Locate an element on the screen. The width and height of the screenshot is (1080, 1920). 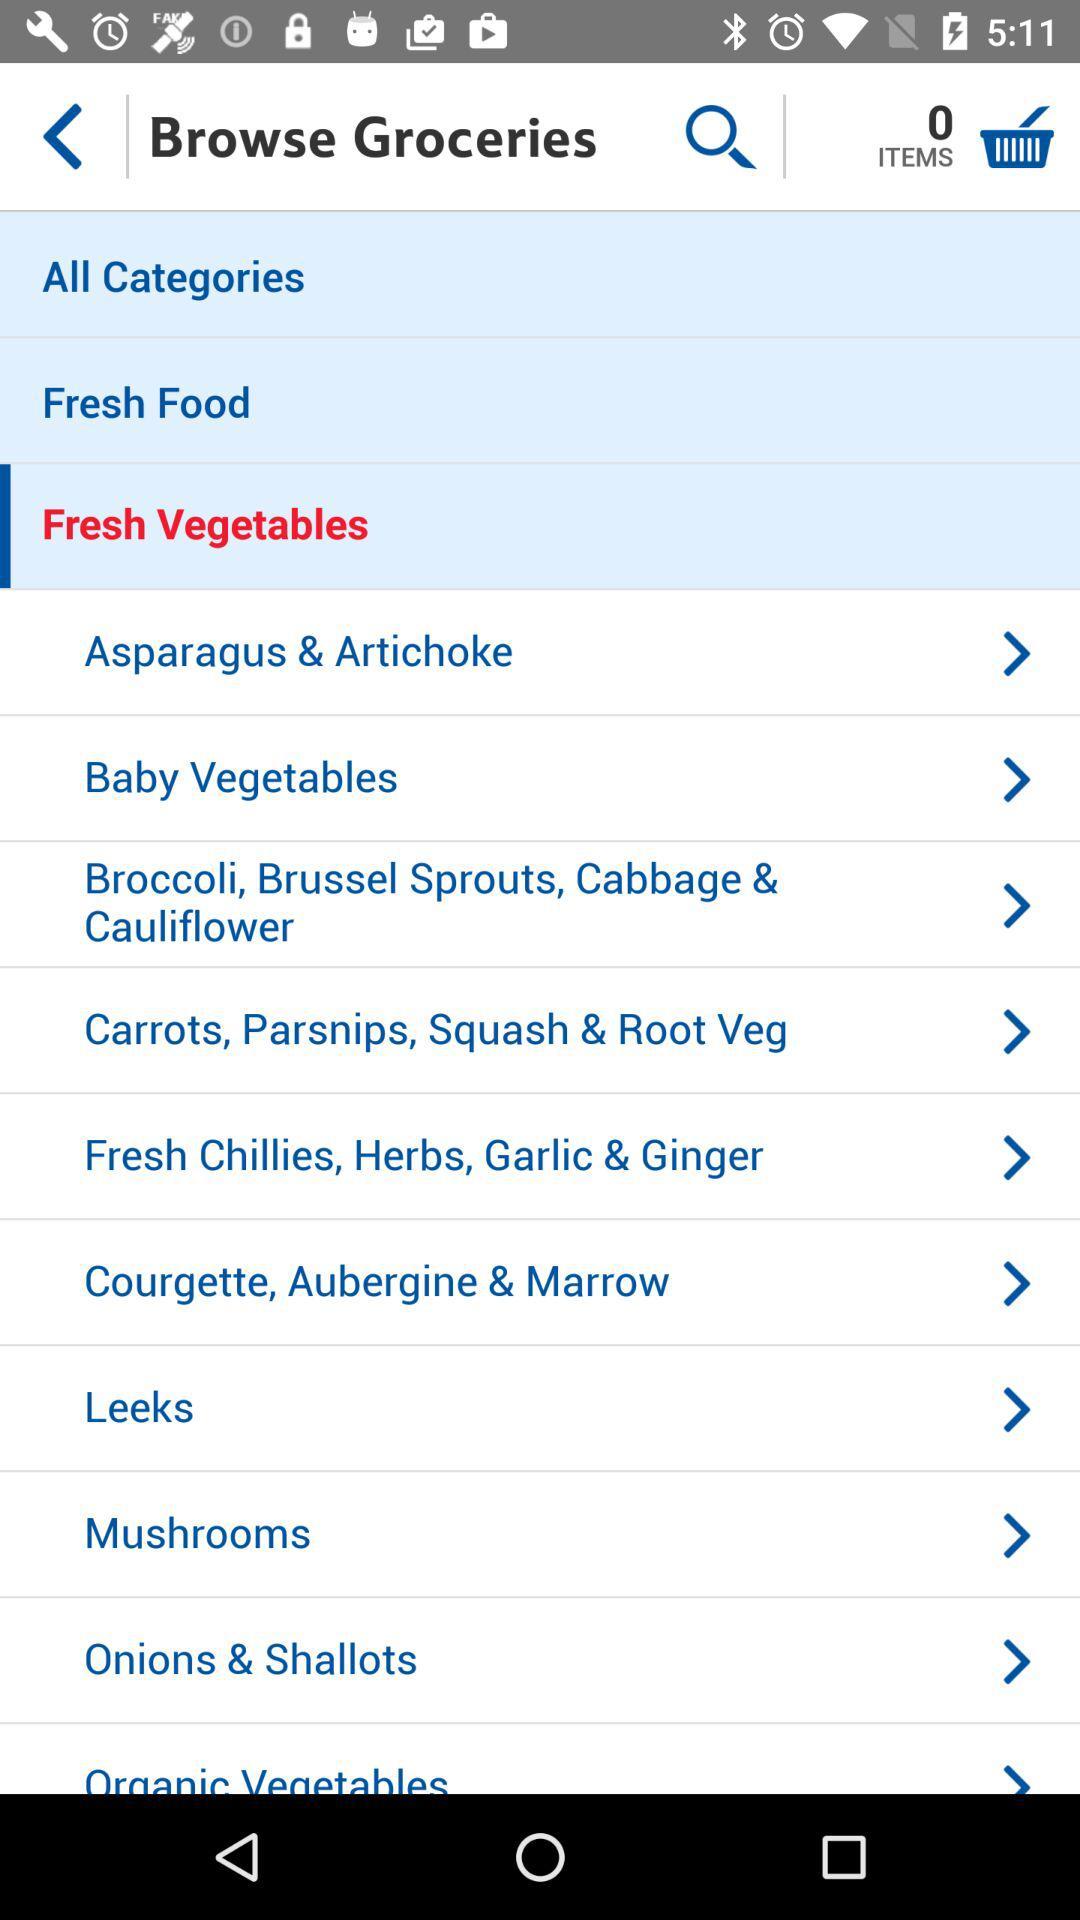
courgette, aubergine & marrow icon is located at coordinates (540, 1283).